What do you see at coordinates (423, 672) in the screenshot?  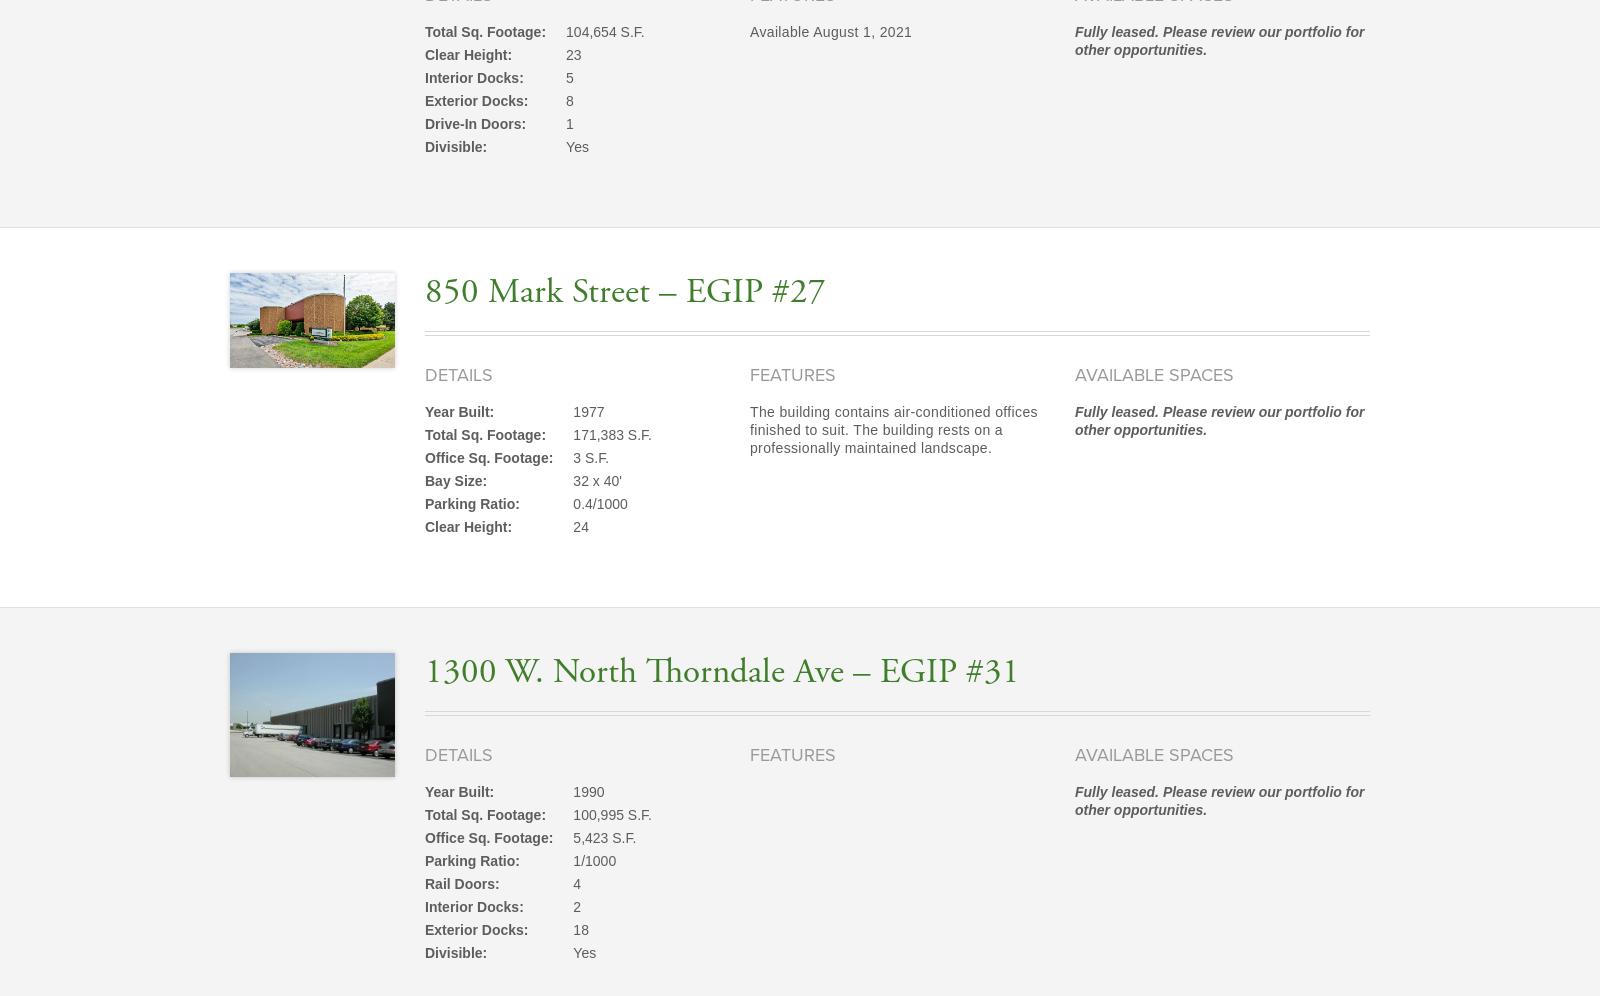 I see `'1300 W. North Thorndale Ave – EGIP #31'` at bounding box center [423, 672].